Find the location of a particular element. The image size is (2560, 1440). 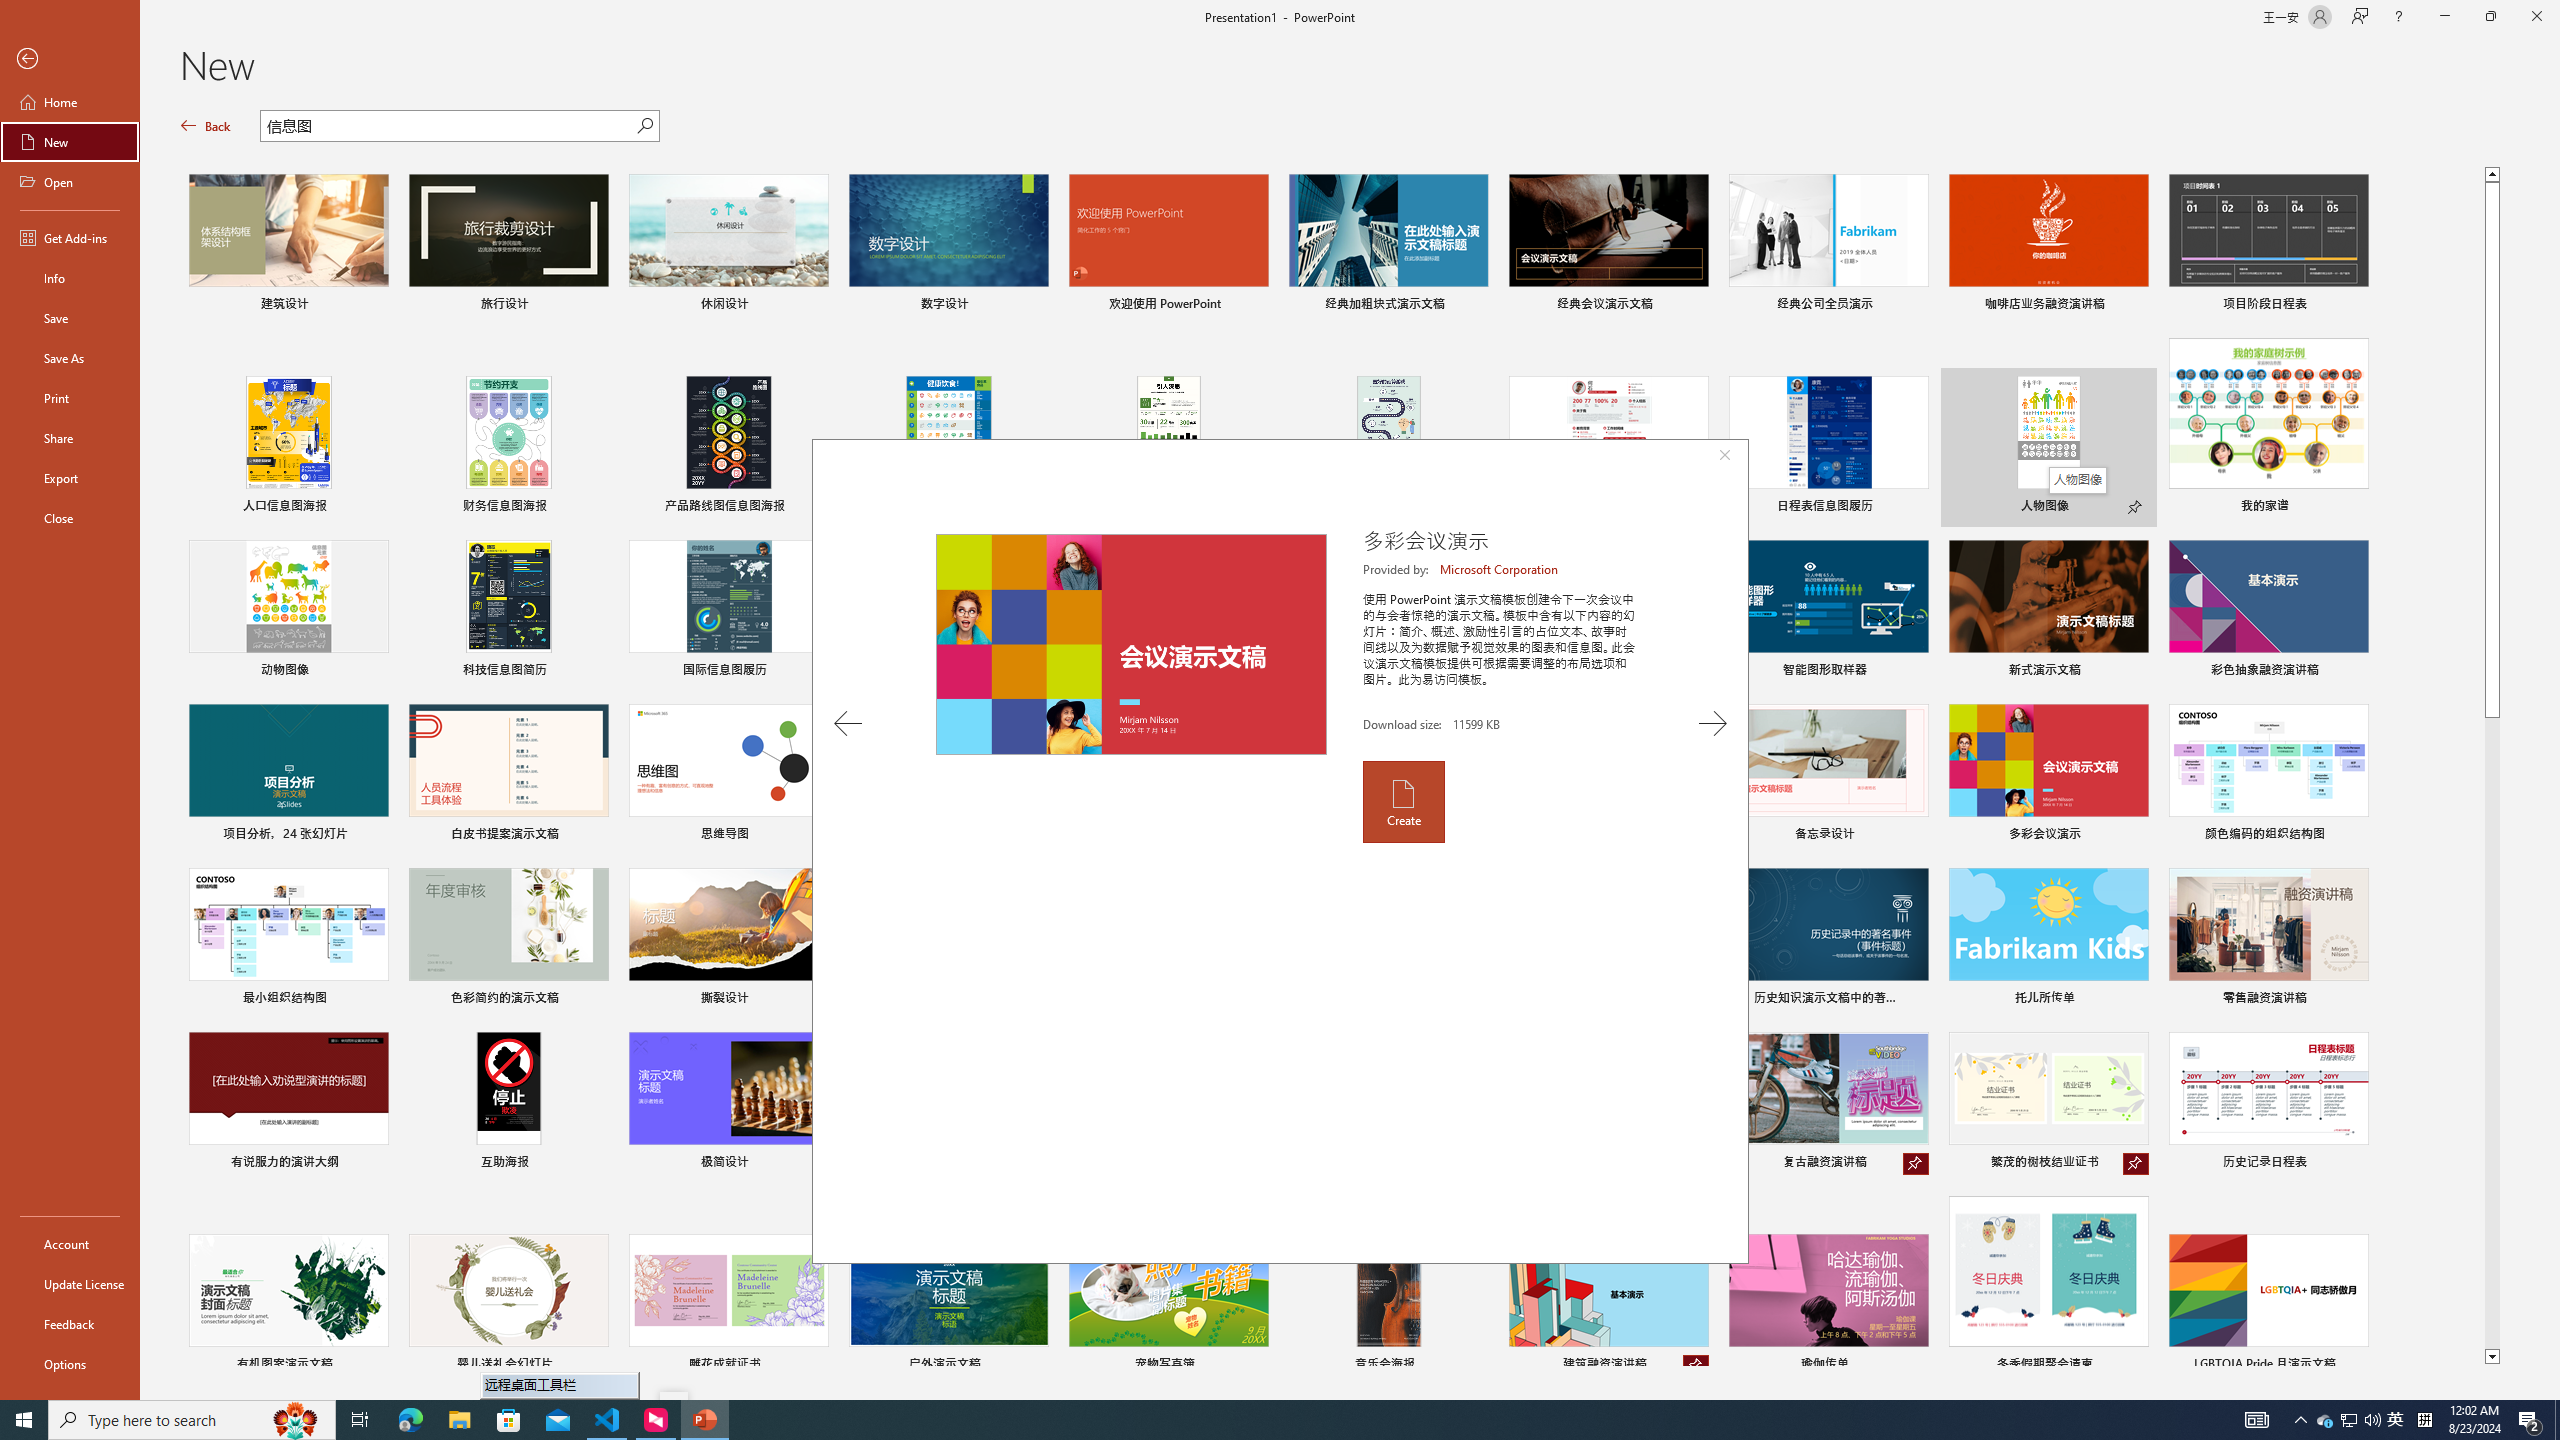

'Next Template' is located at coordinates (1712, 723).